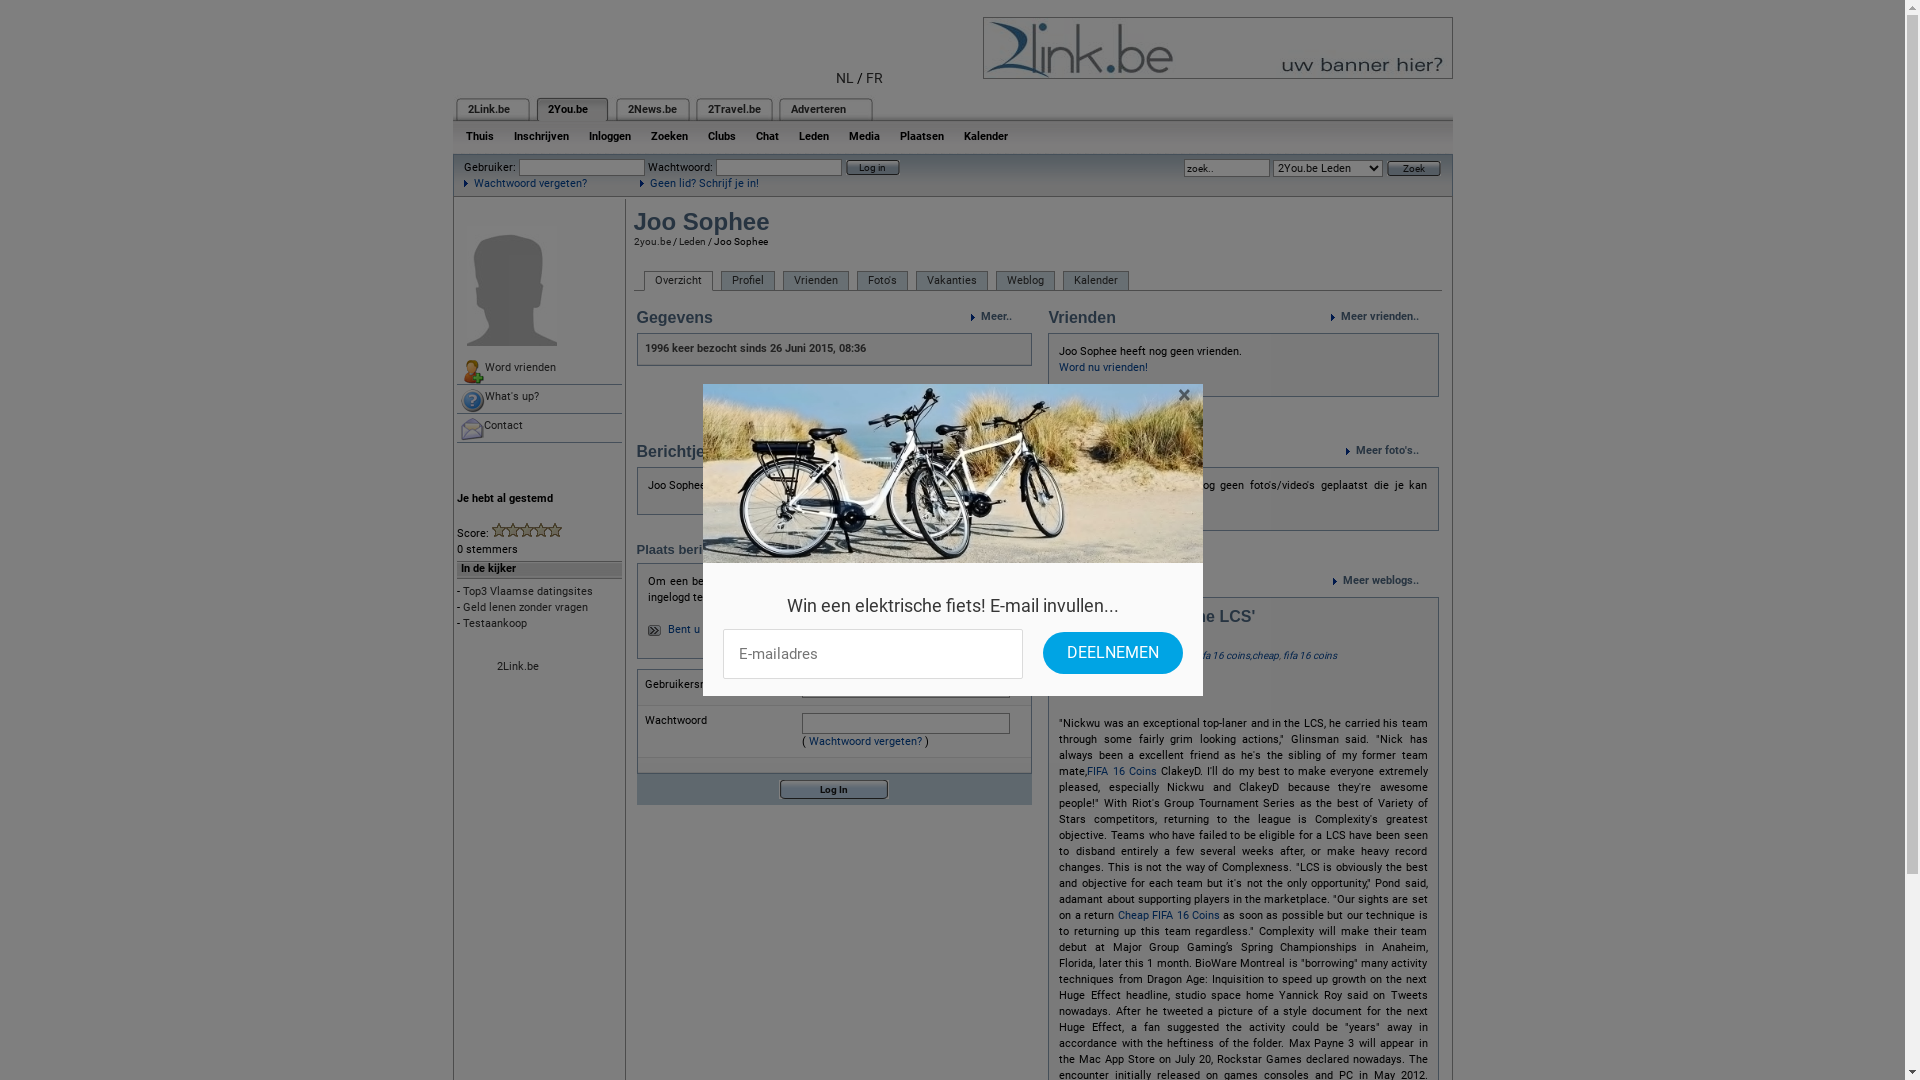 This screenshot has width=1920, height=1080. Describe the element at coordinates (920, 135) in the screenshot. I see `'Plaatsen'` at that location.